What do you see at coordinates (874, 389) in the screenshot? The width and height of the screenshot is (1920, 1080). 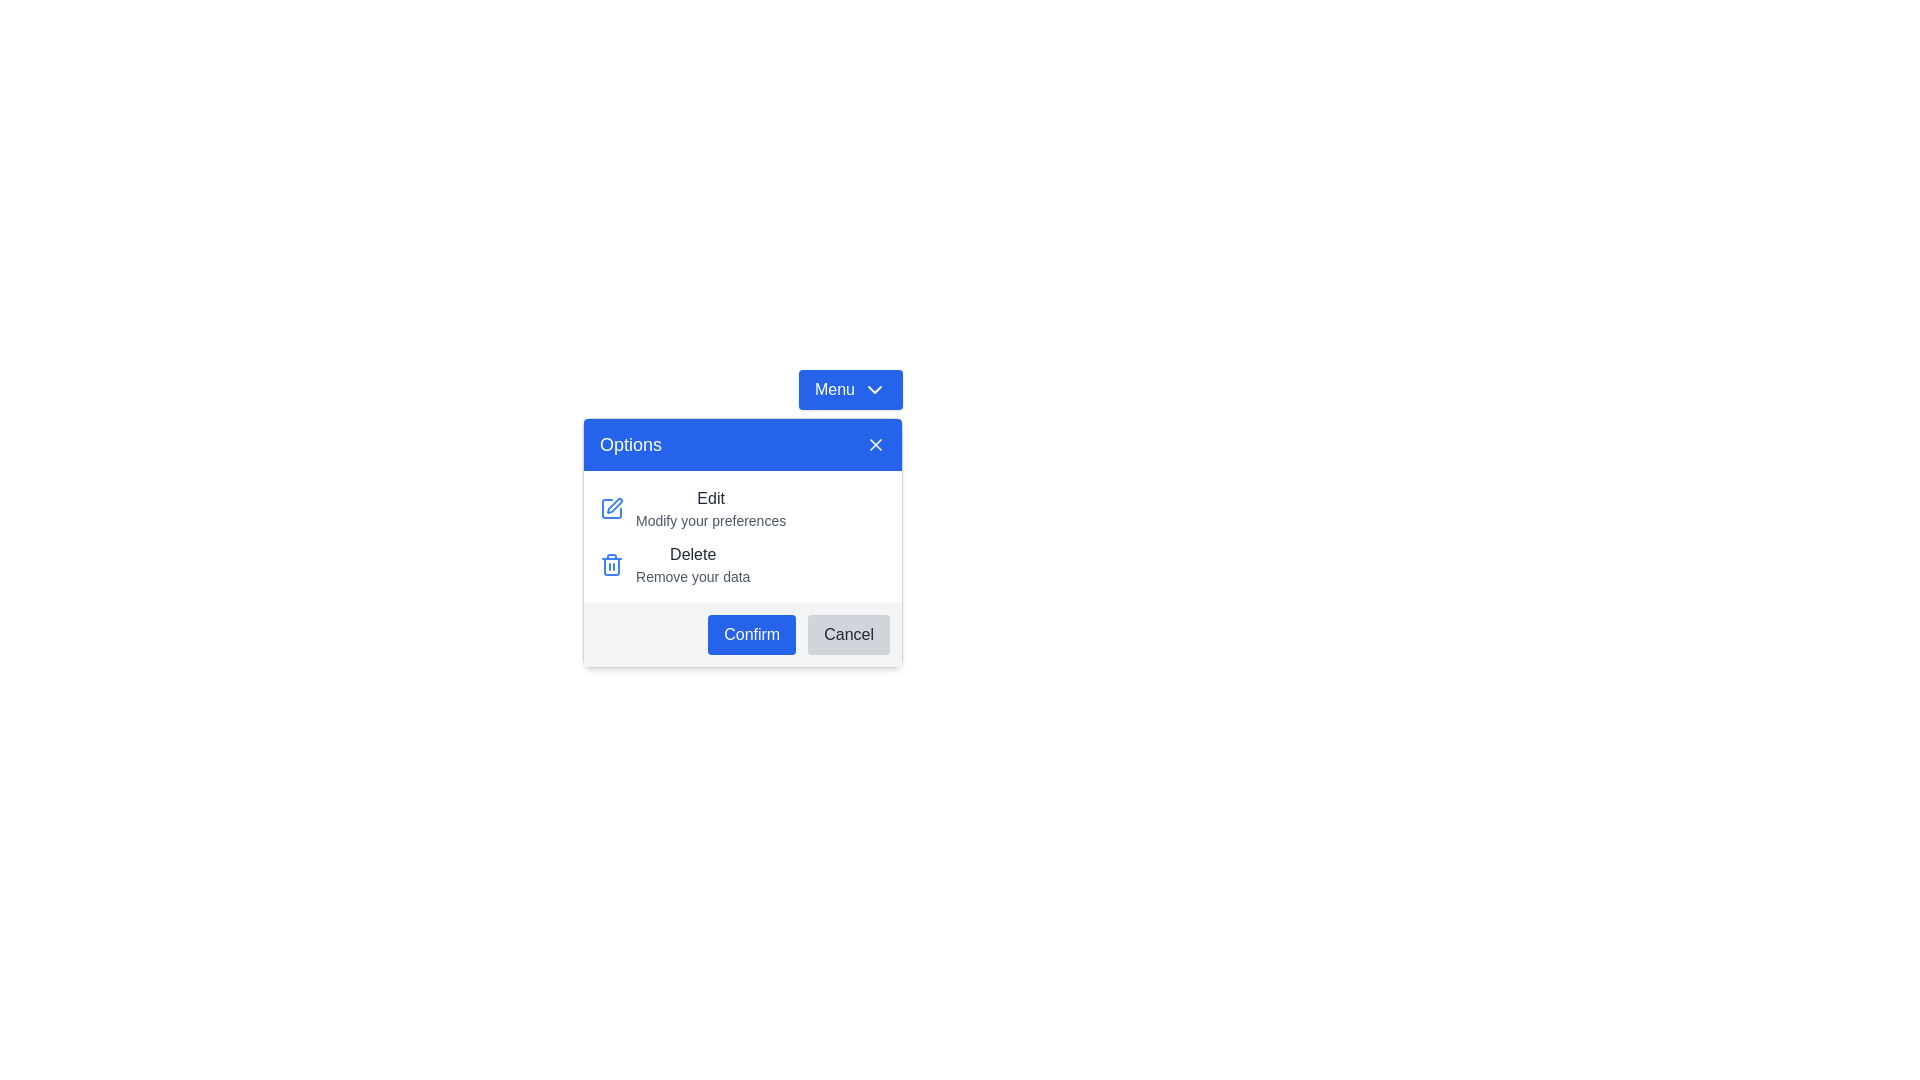 I see `the chevron-down icon located on the right side of the 'Menu' button` at bounding box center [874, 389].